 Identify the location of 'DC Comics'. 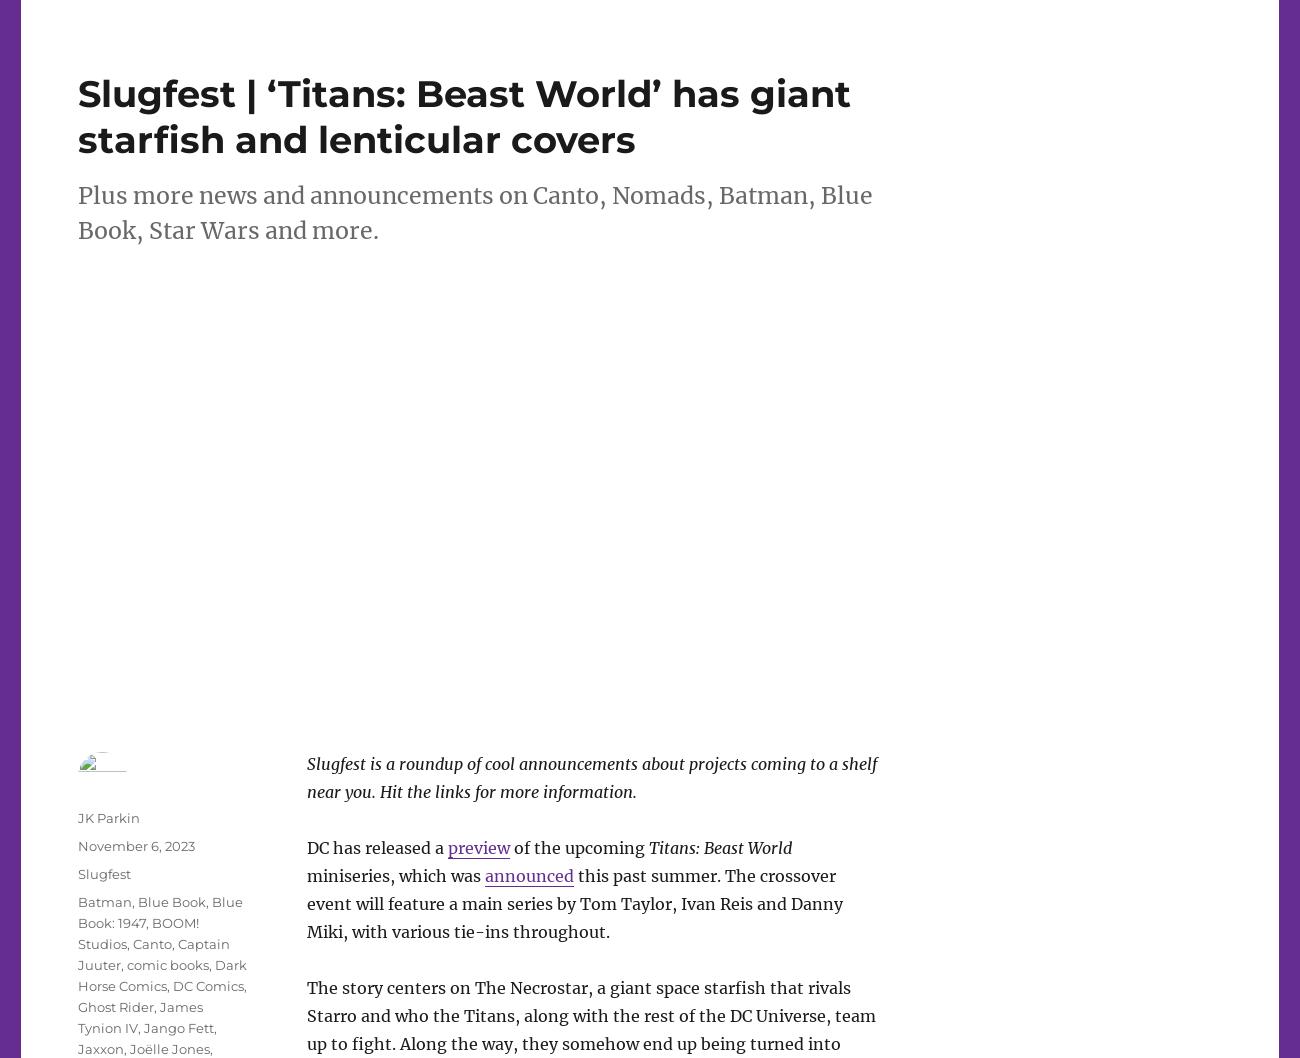
(173, 984).